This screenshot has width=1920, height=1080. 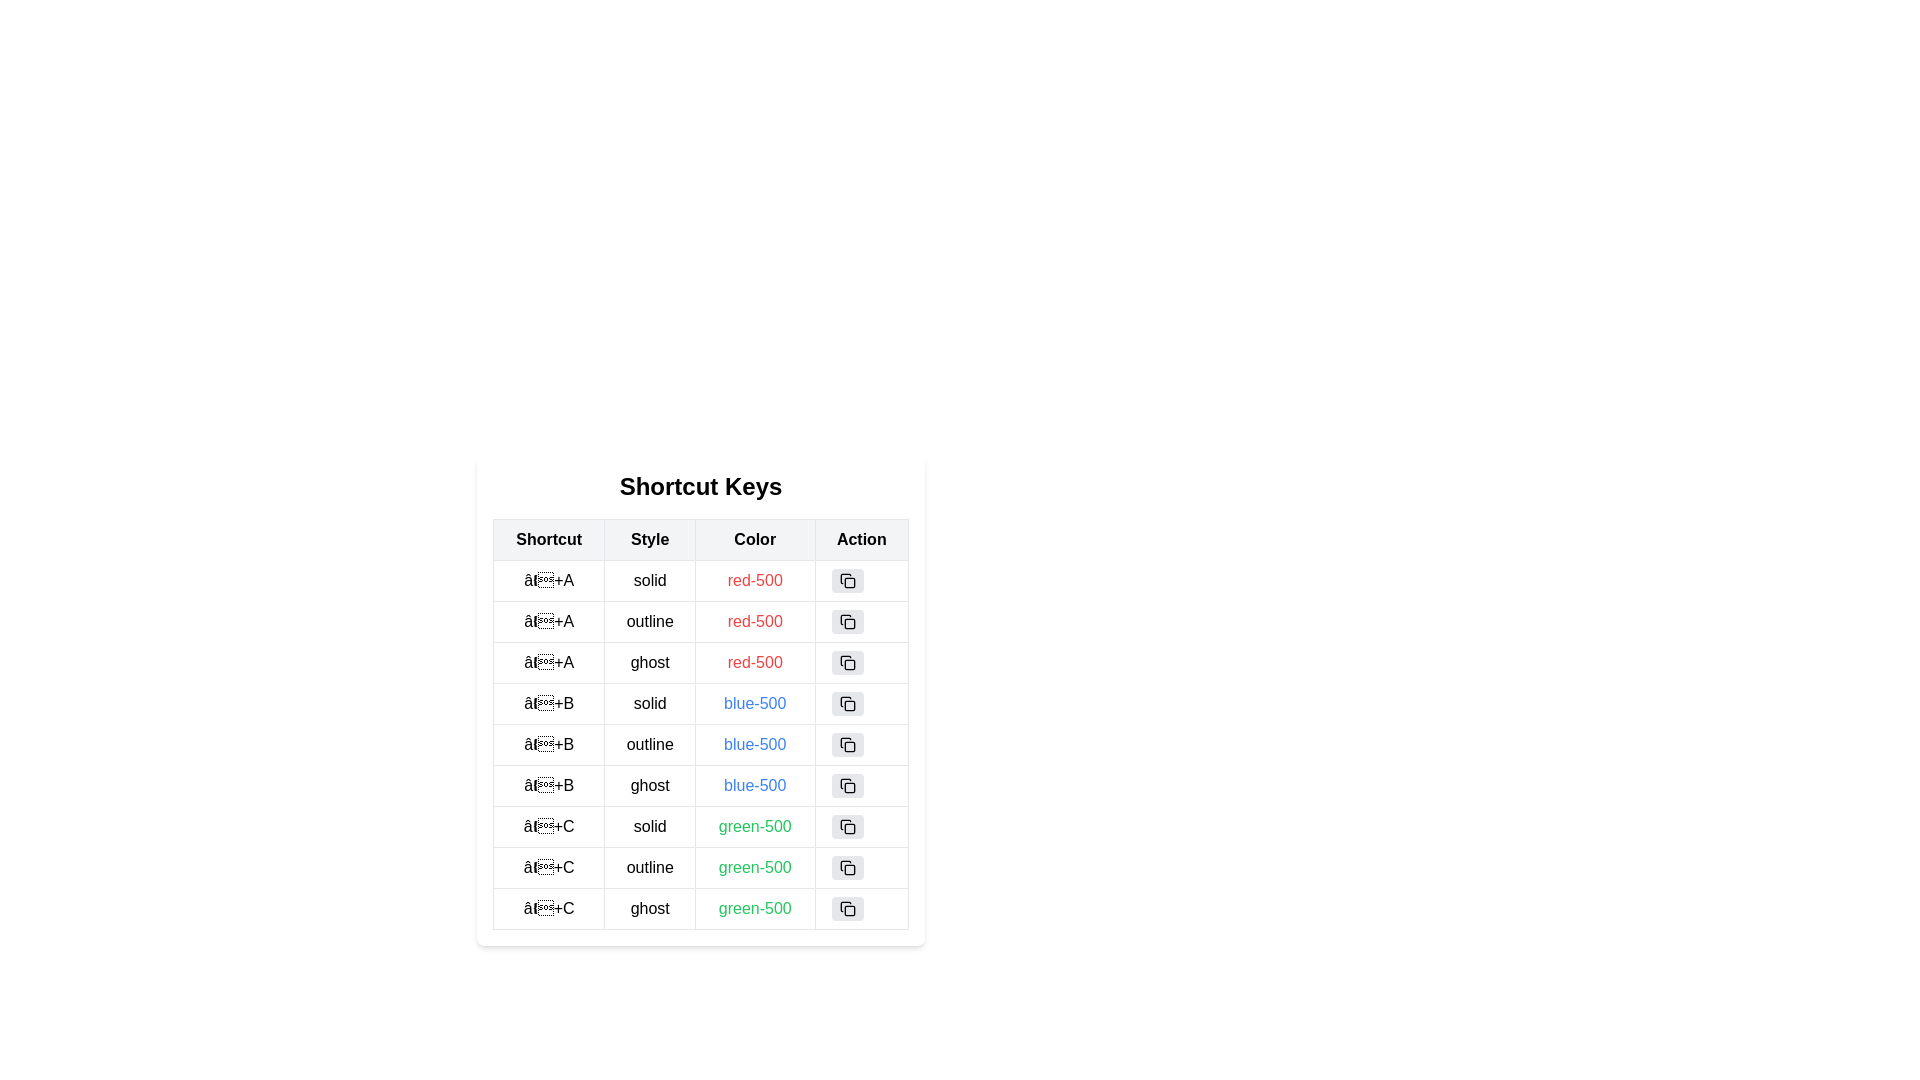 I want to click on the text label displaying 'ghost' in the 'Style' column of the 'Shortcut Keys' table, which is styled with a border and padding, so click(x=650, y=909).